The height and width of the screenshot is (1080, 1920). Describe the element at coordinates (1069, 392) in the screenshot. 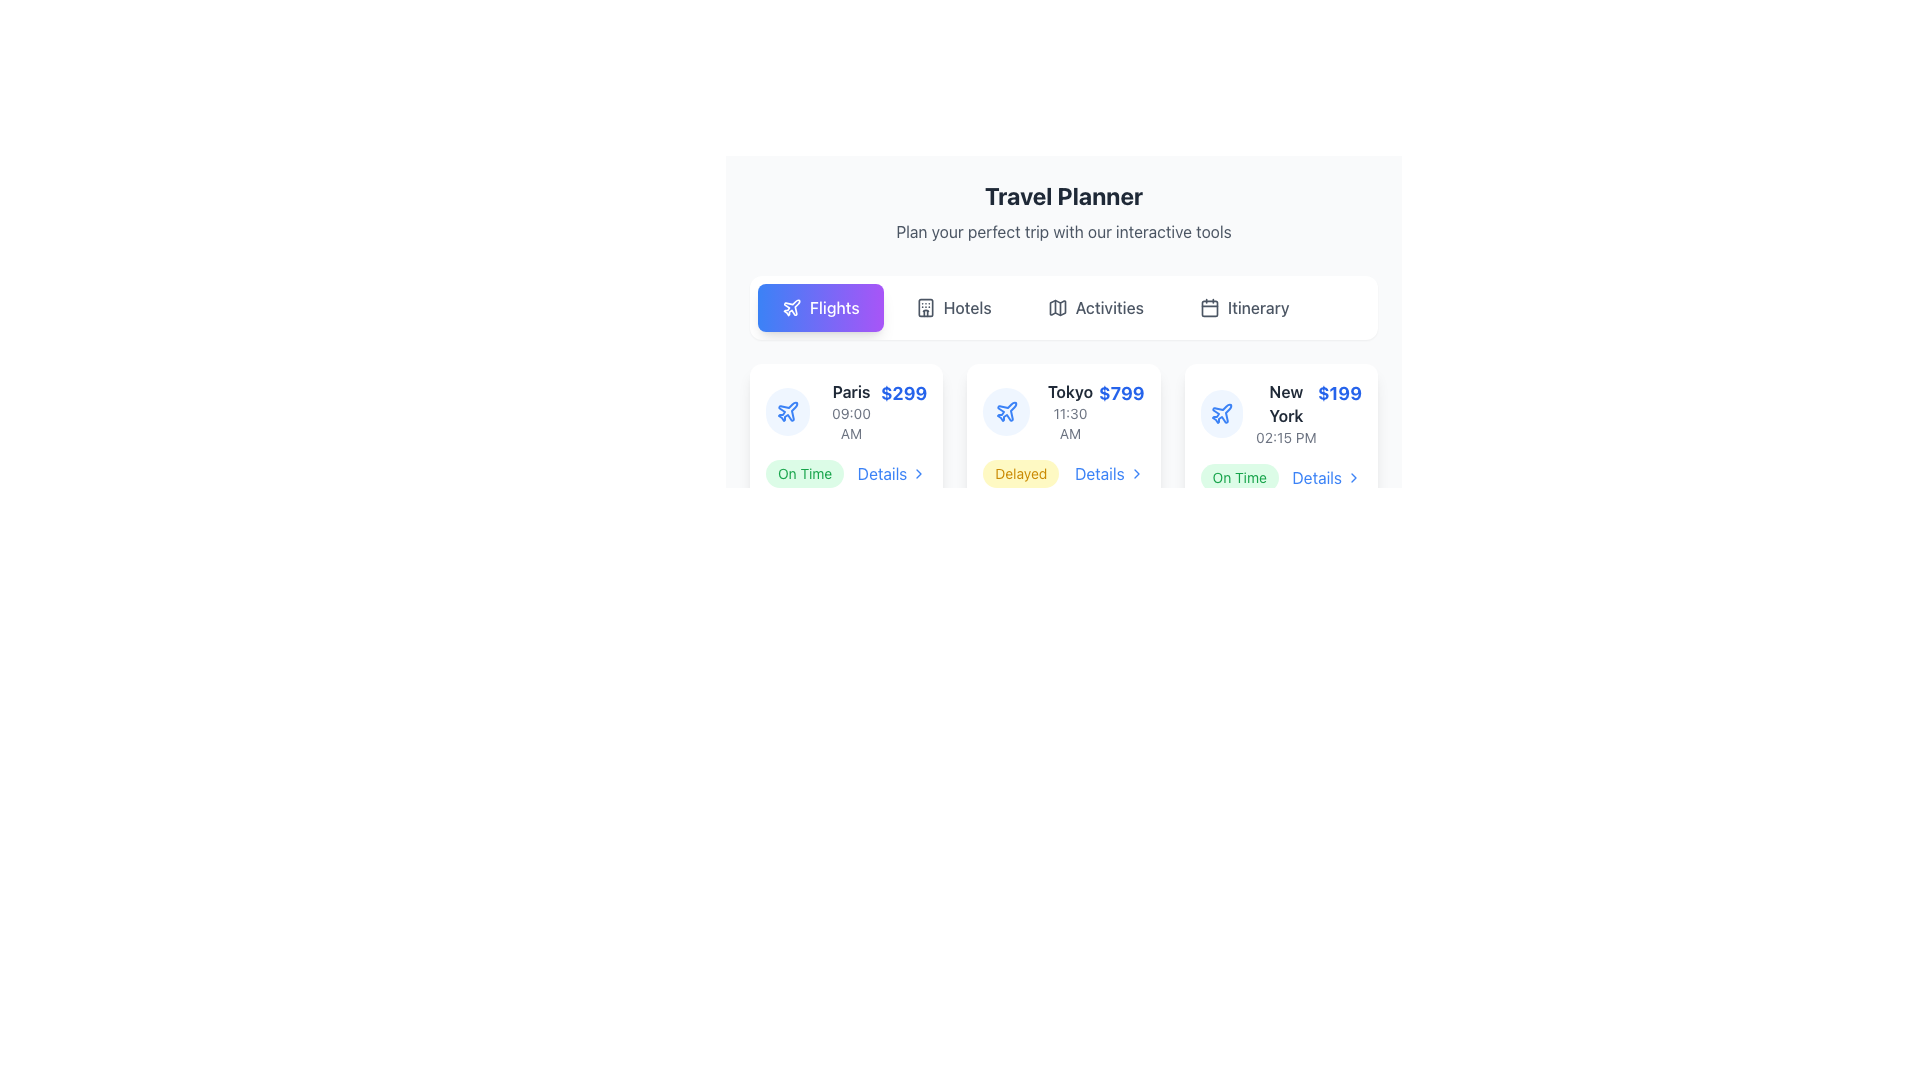

I see `text label displaying 'Tokyo' which is located at the upper part of the second card in a horizontally arranged collection of cards` at that location.